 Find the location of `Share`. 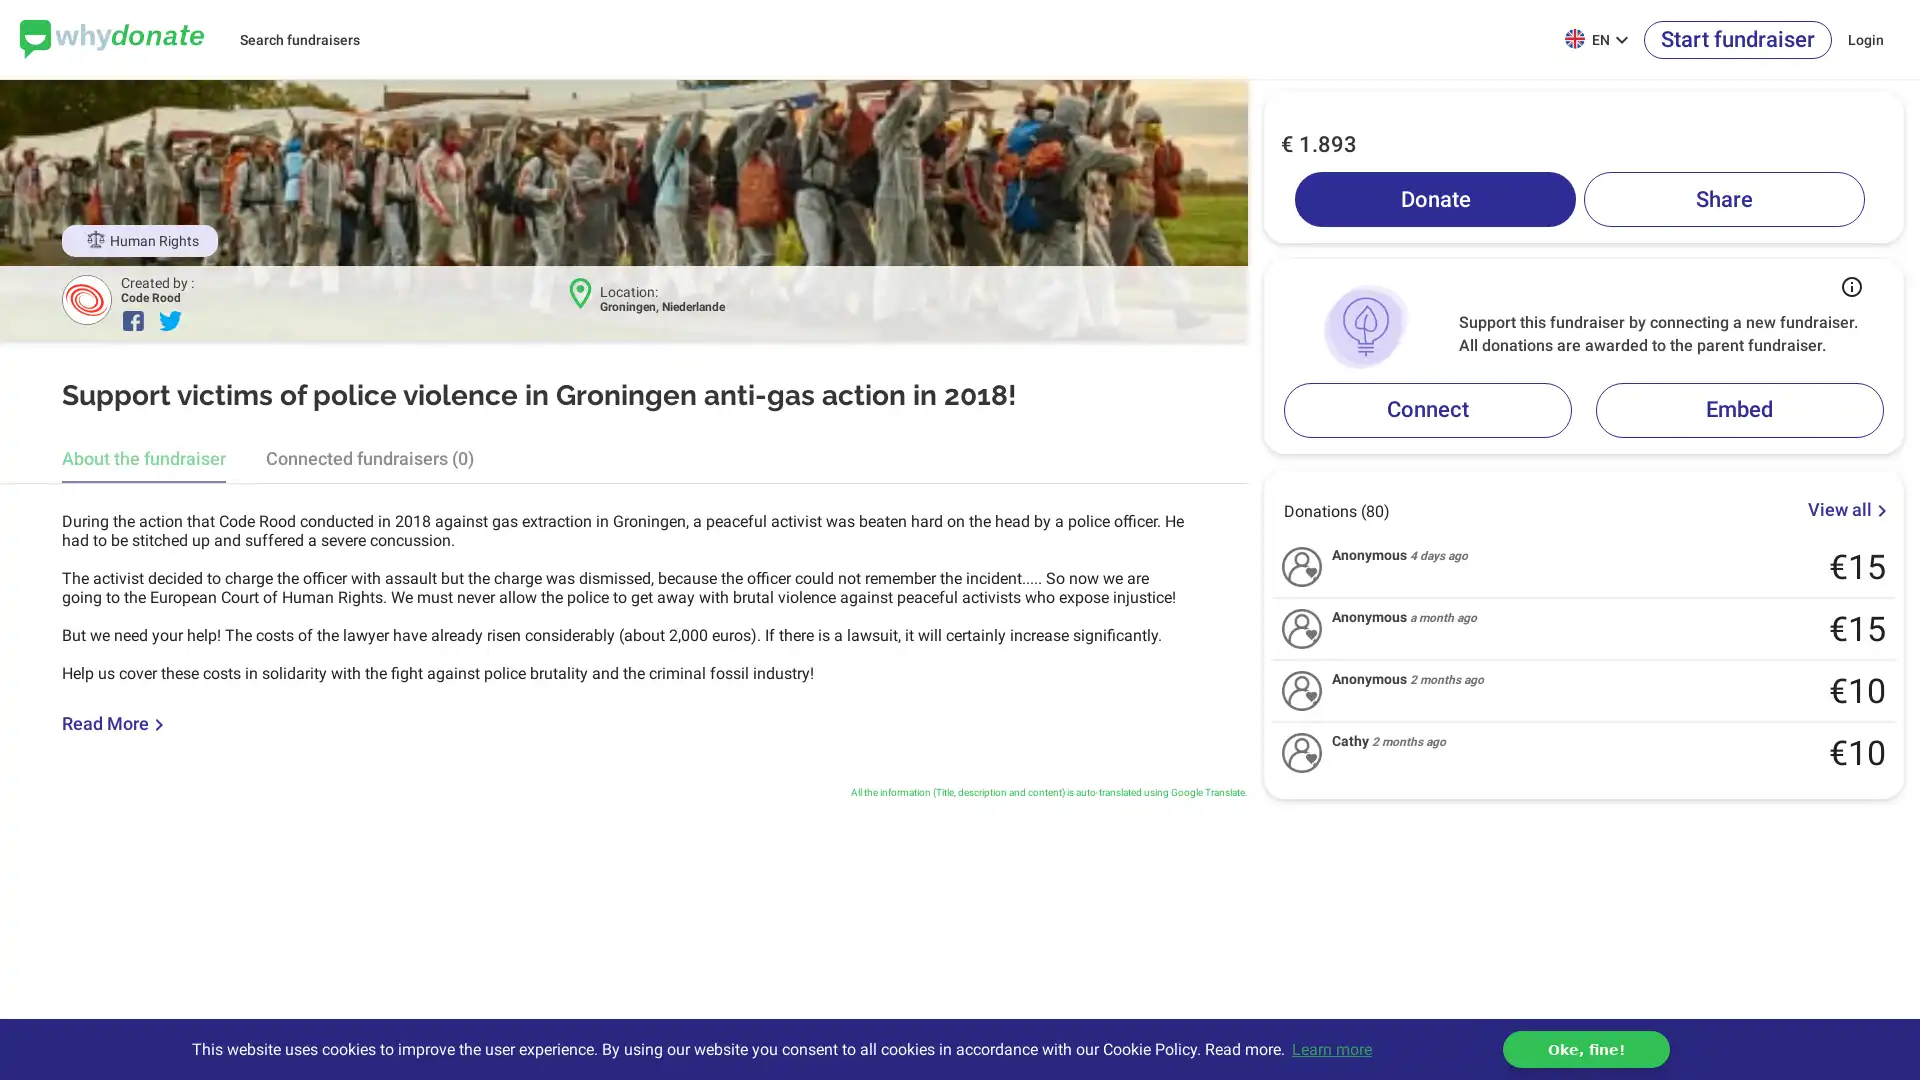

Share is located at coordinates (1722, 199).